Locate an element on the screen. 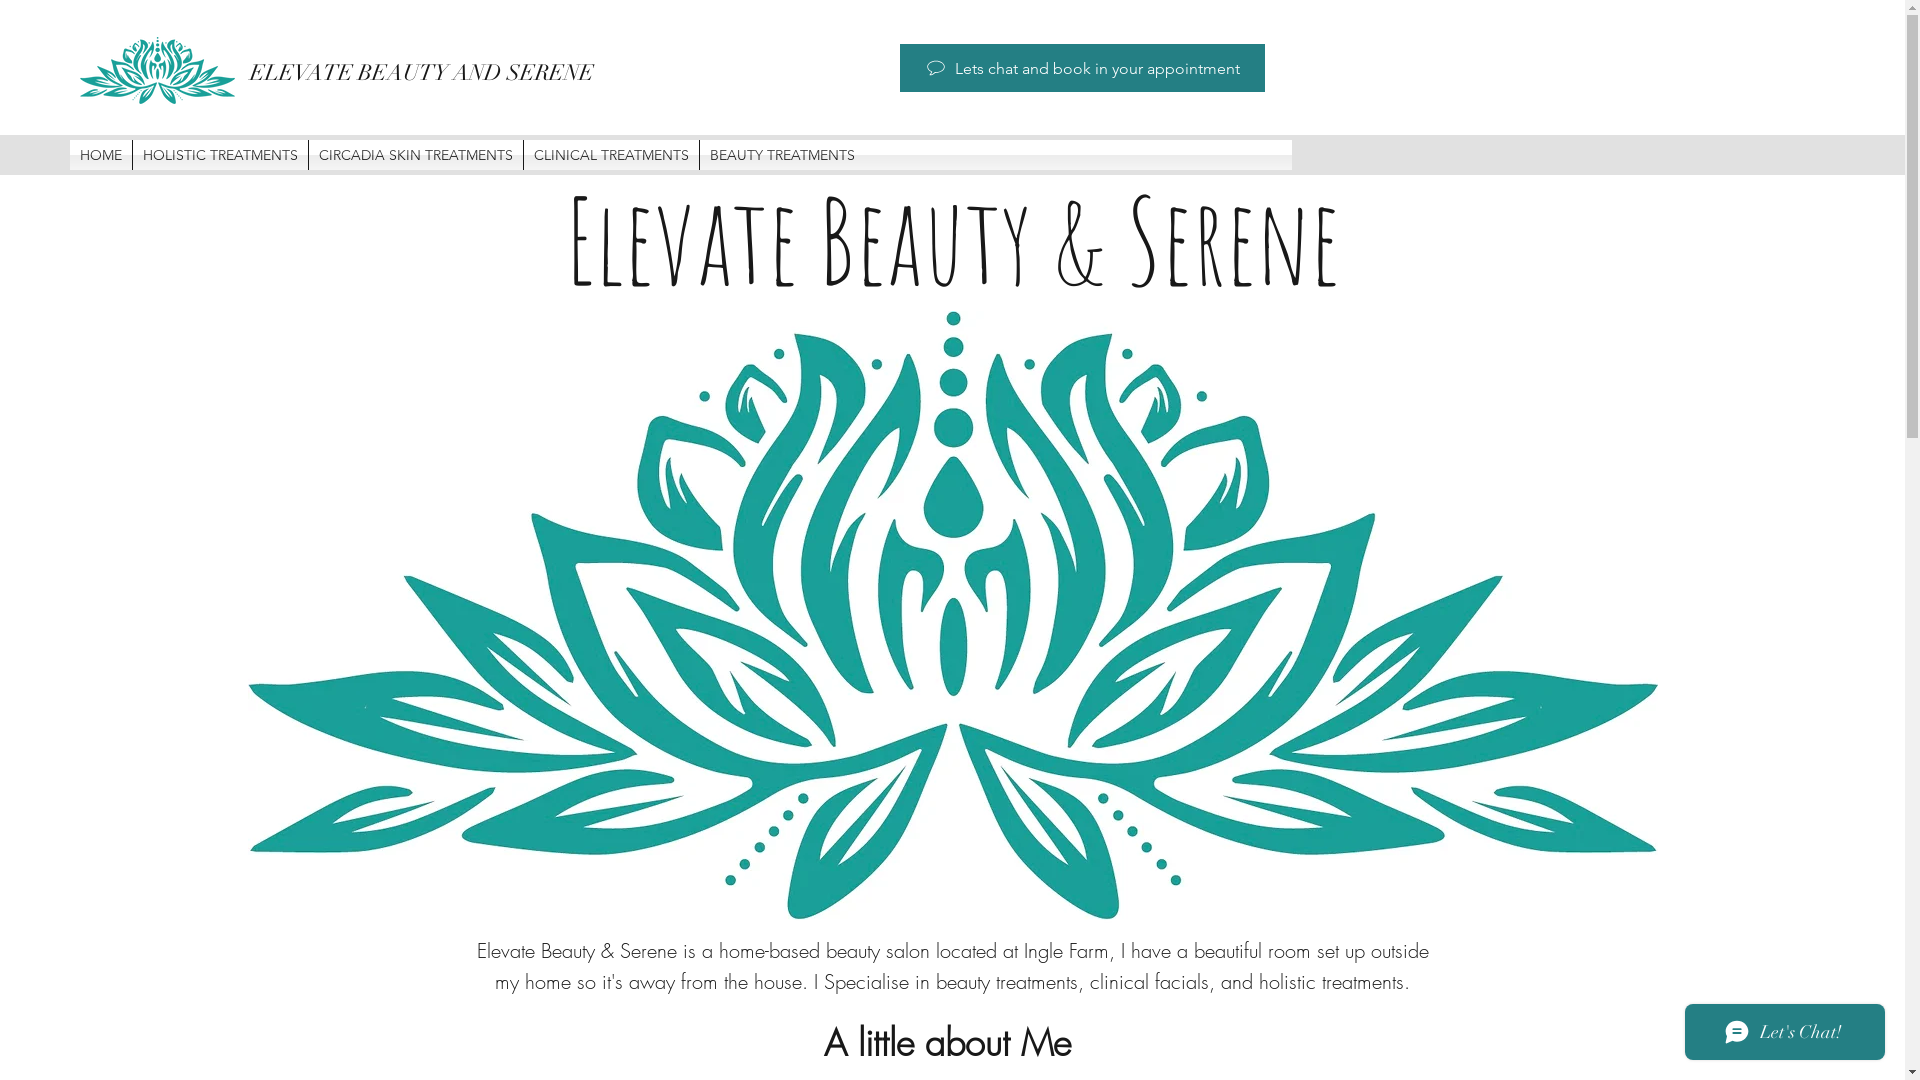  'BEAUTY TREATMENTS' is located at coordinates (781, 153).